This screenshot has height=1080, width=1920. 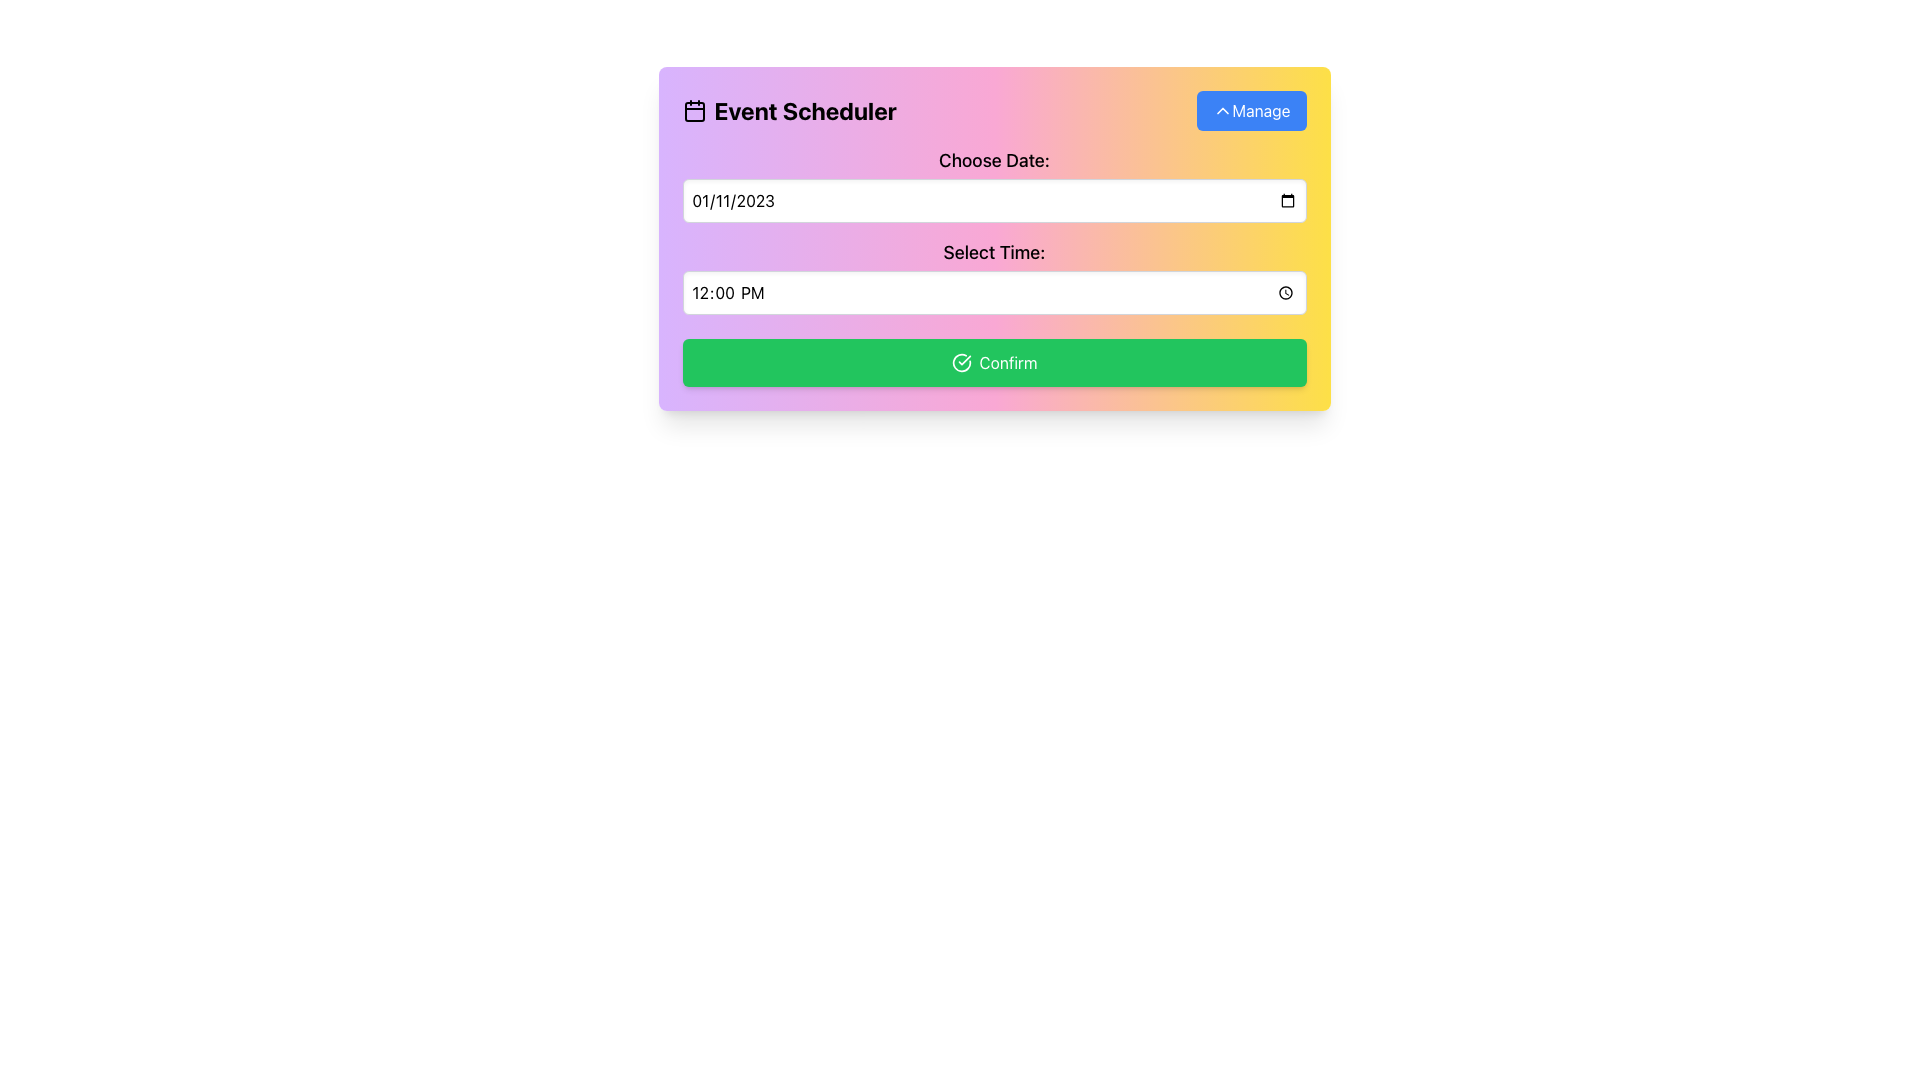 I want to click on the decorative icon element within the calendar icon, which is located to the left of the 'Event Scheduler' text, so click(x=694, y=111).